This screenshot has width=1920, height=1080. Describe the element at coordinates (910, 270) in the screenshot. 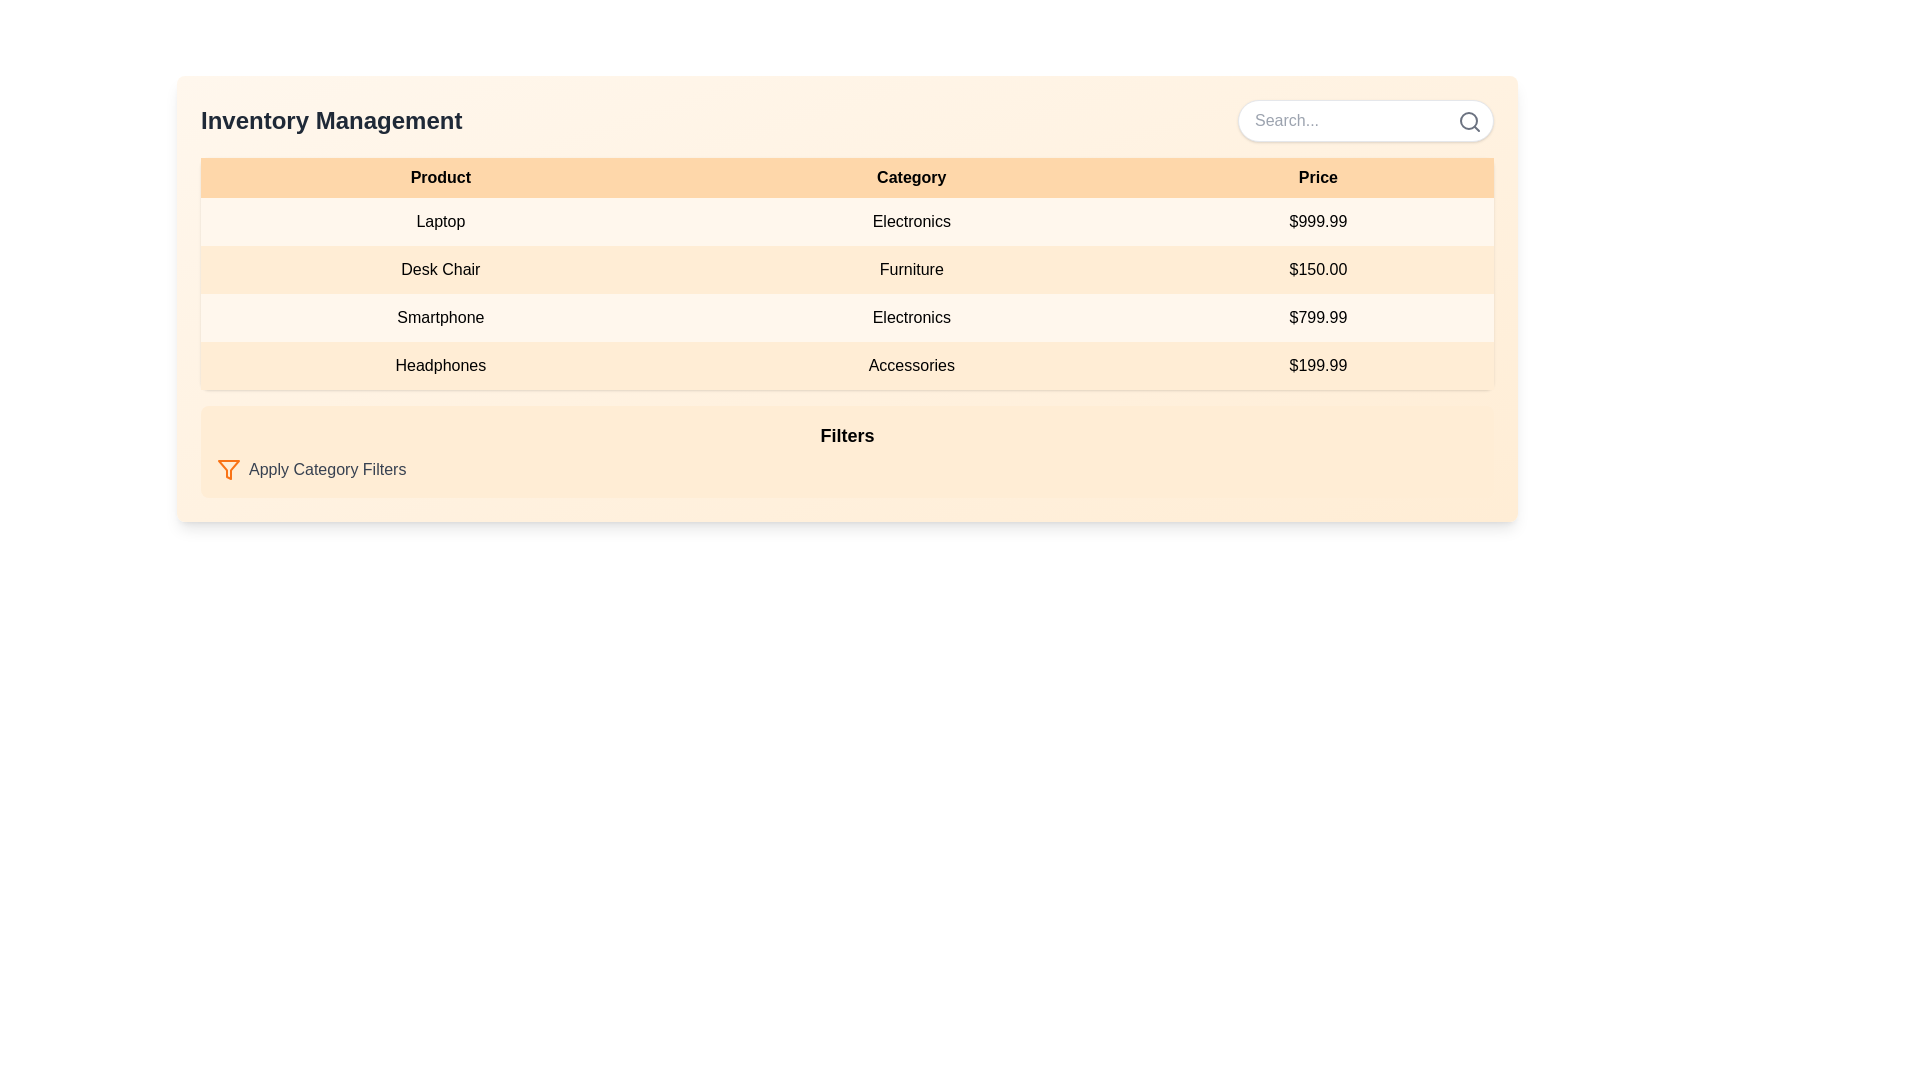

I see `the static text element displaying 'Furniture' located in the second column of the second row under the 'Category' header` at that location.